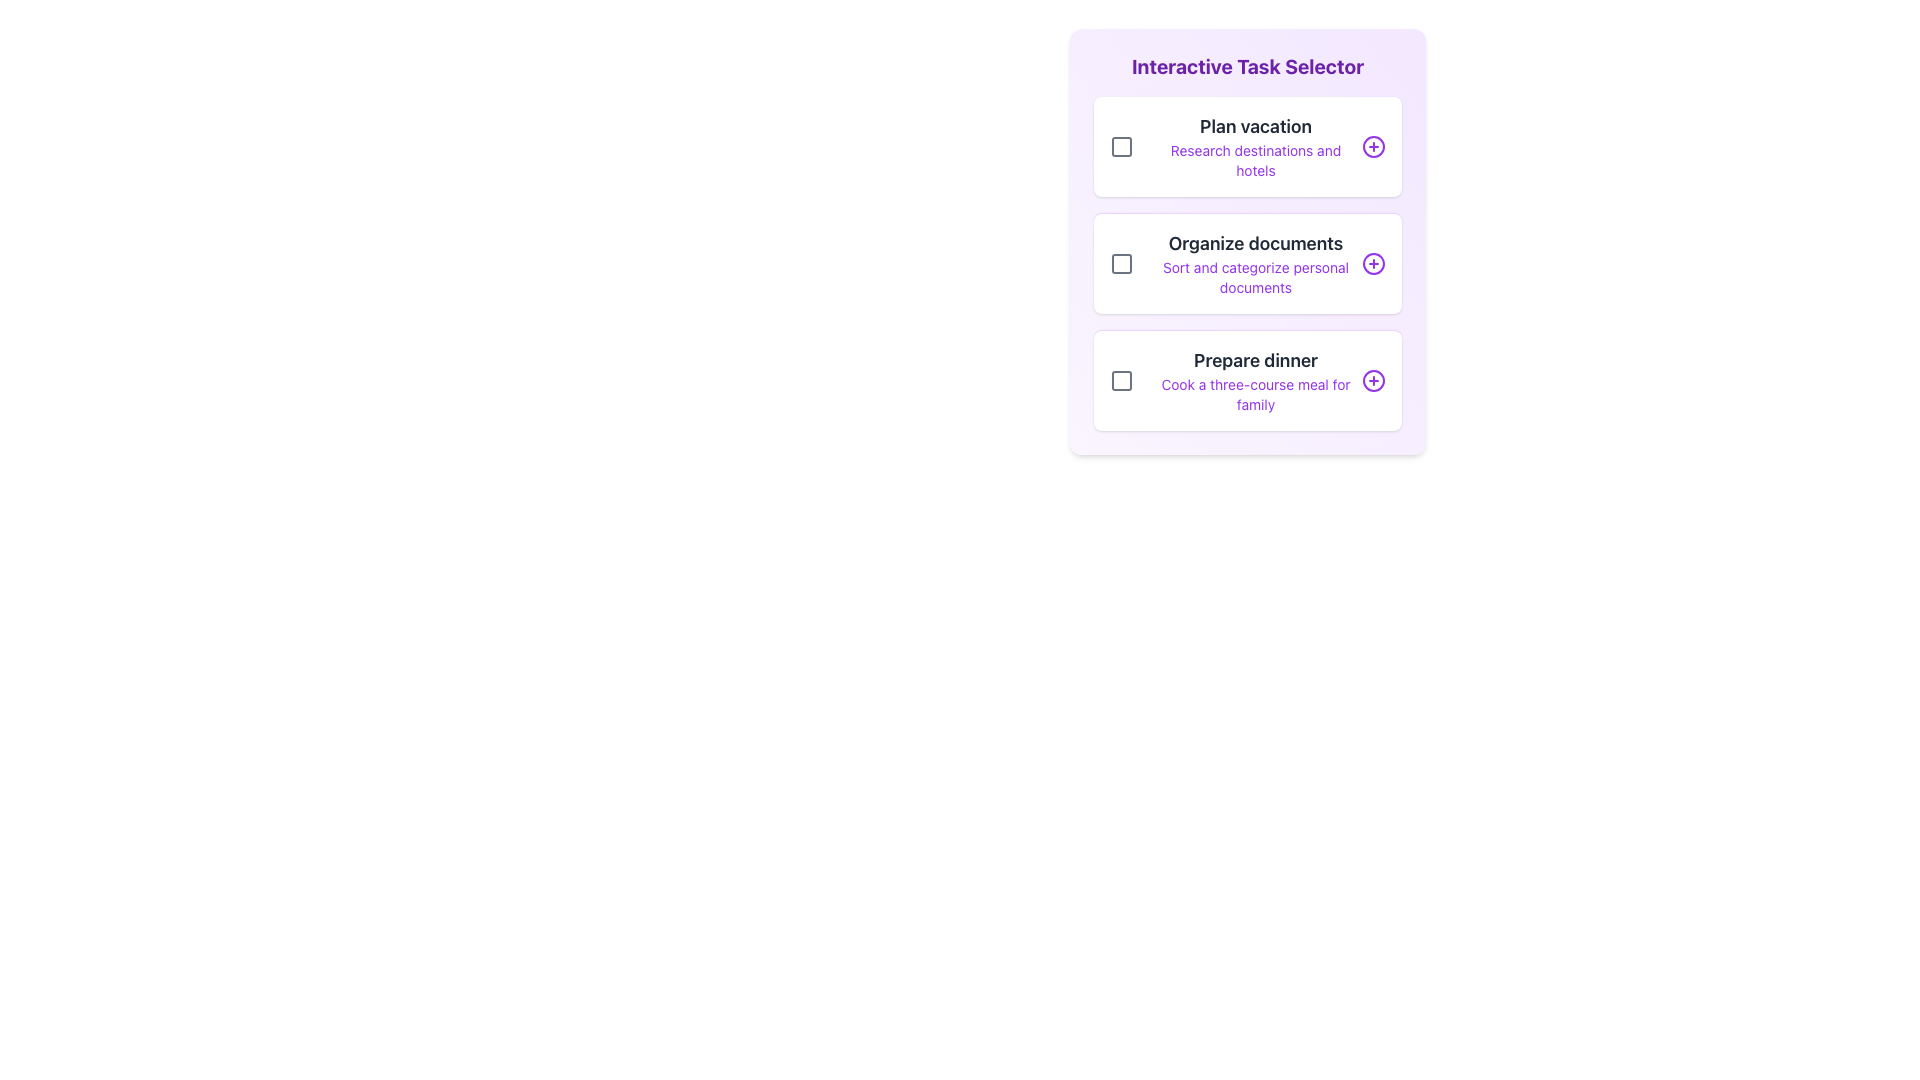  What do you see at coordinates (1255, 262) in the screenshot?
I see `the text label that says 'Organize documents' which is part of the middle task card in a vertical stack of three cards` at bounding box center [1255, 262].